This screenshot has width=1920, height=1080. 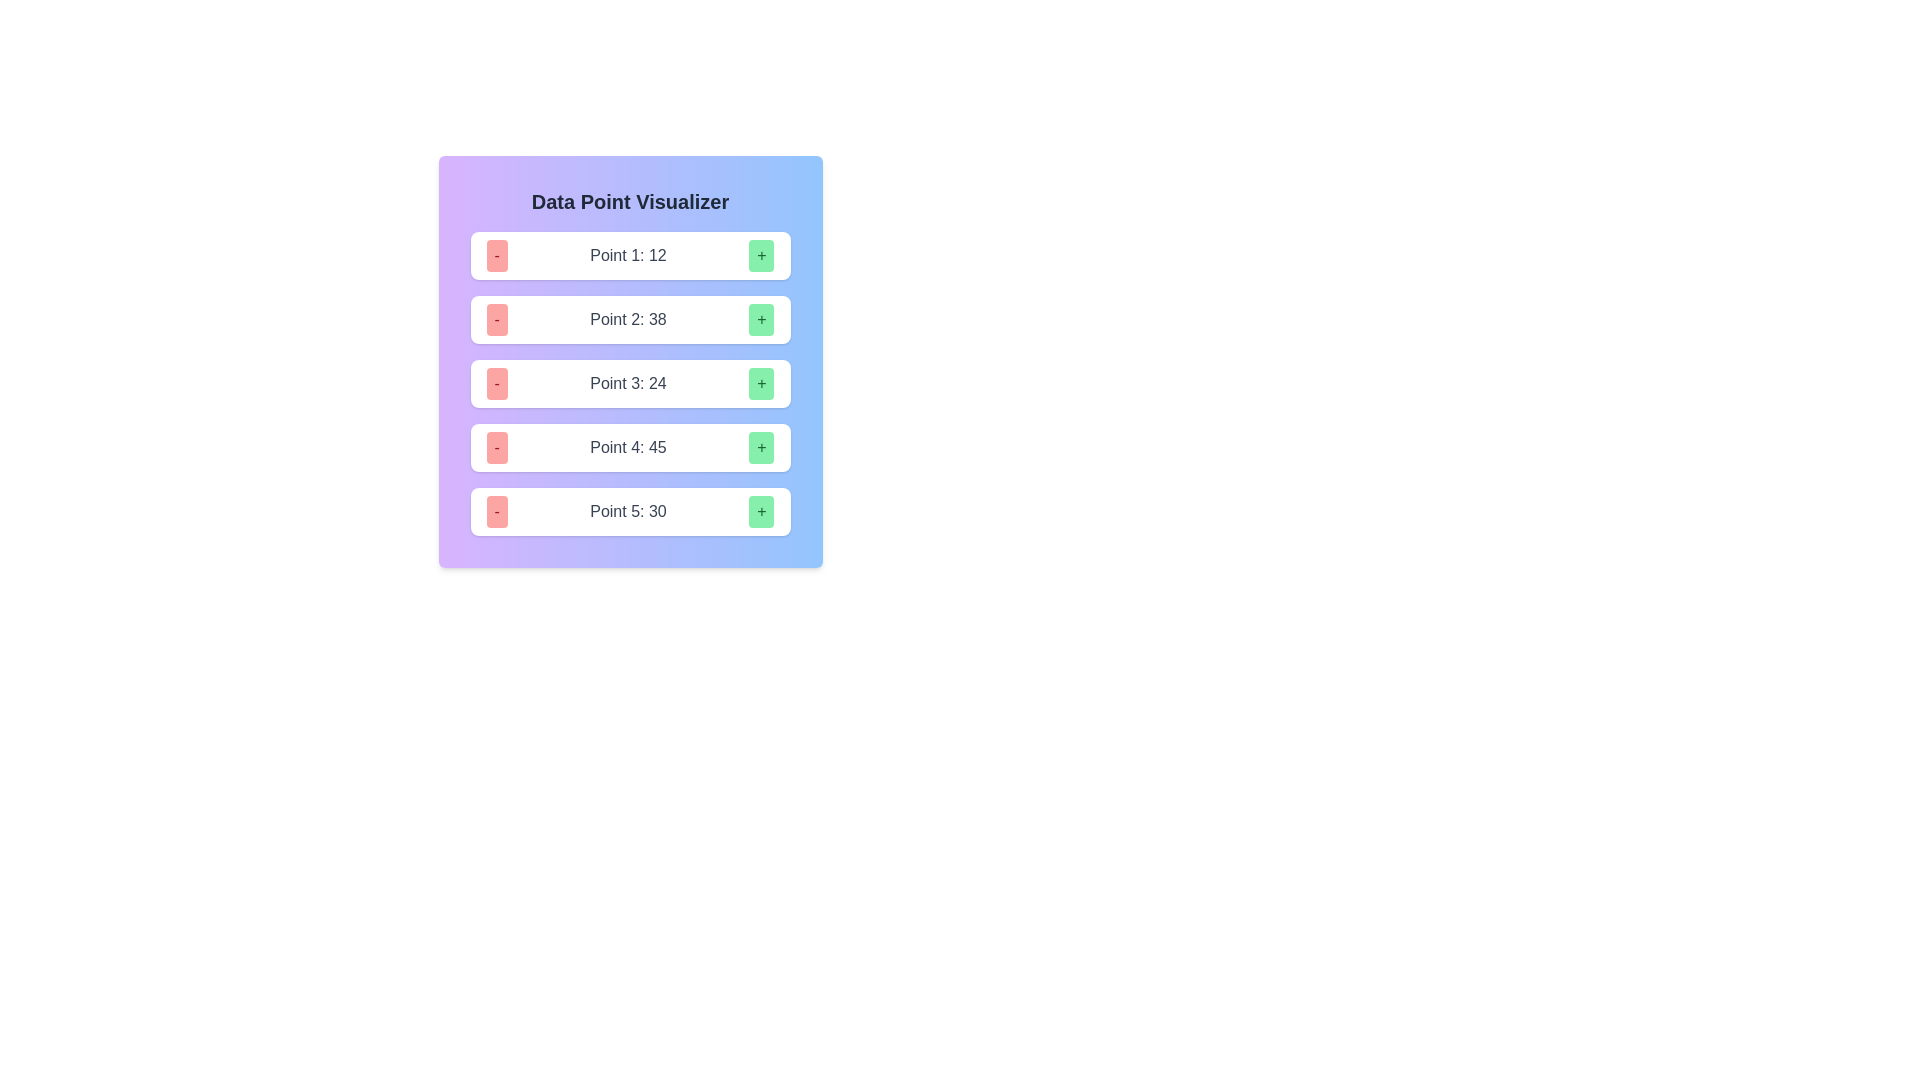 I want to click on the increment button located on the right side of the second row under the 'Data Point Visualizer' heading, so click(x=760, y=319).